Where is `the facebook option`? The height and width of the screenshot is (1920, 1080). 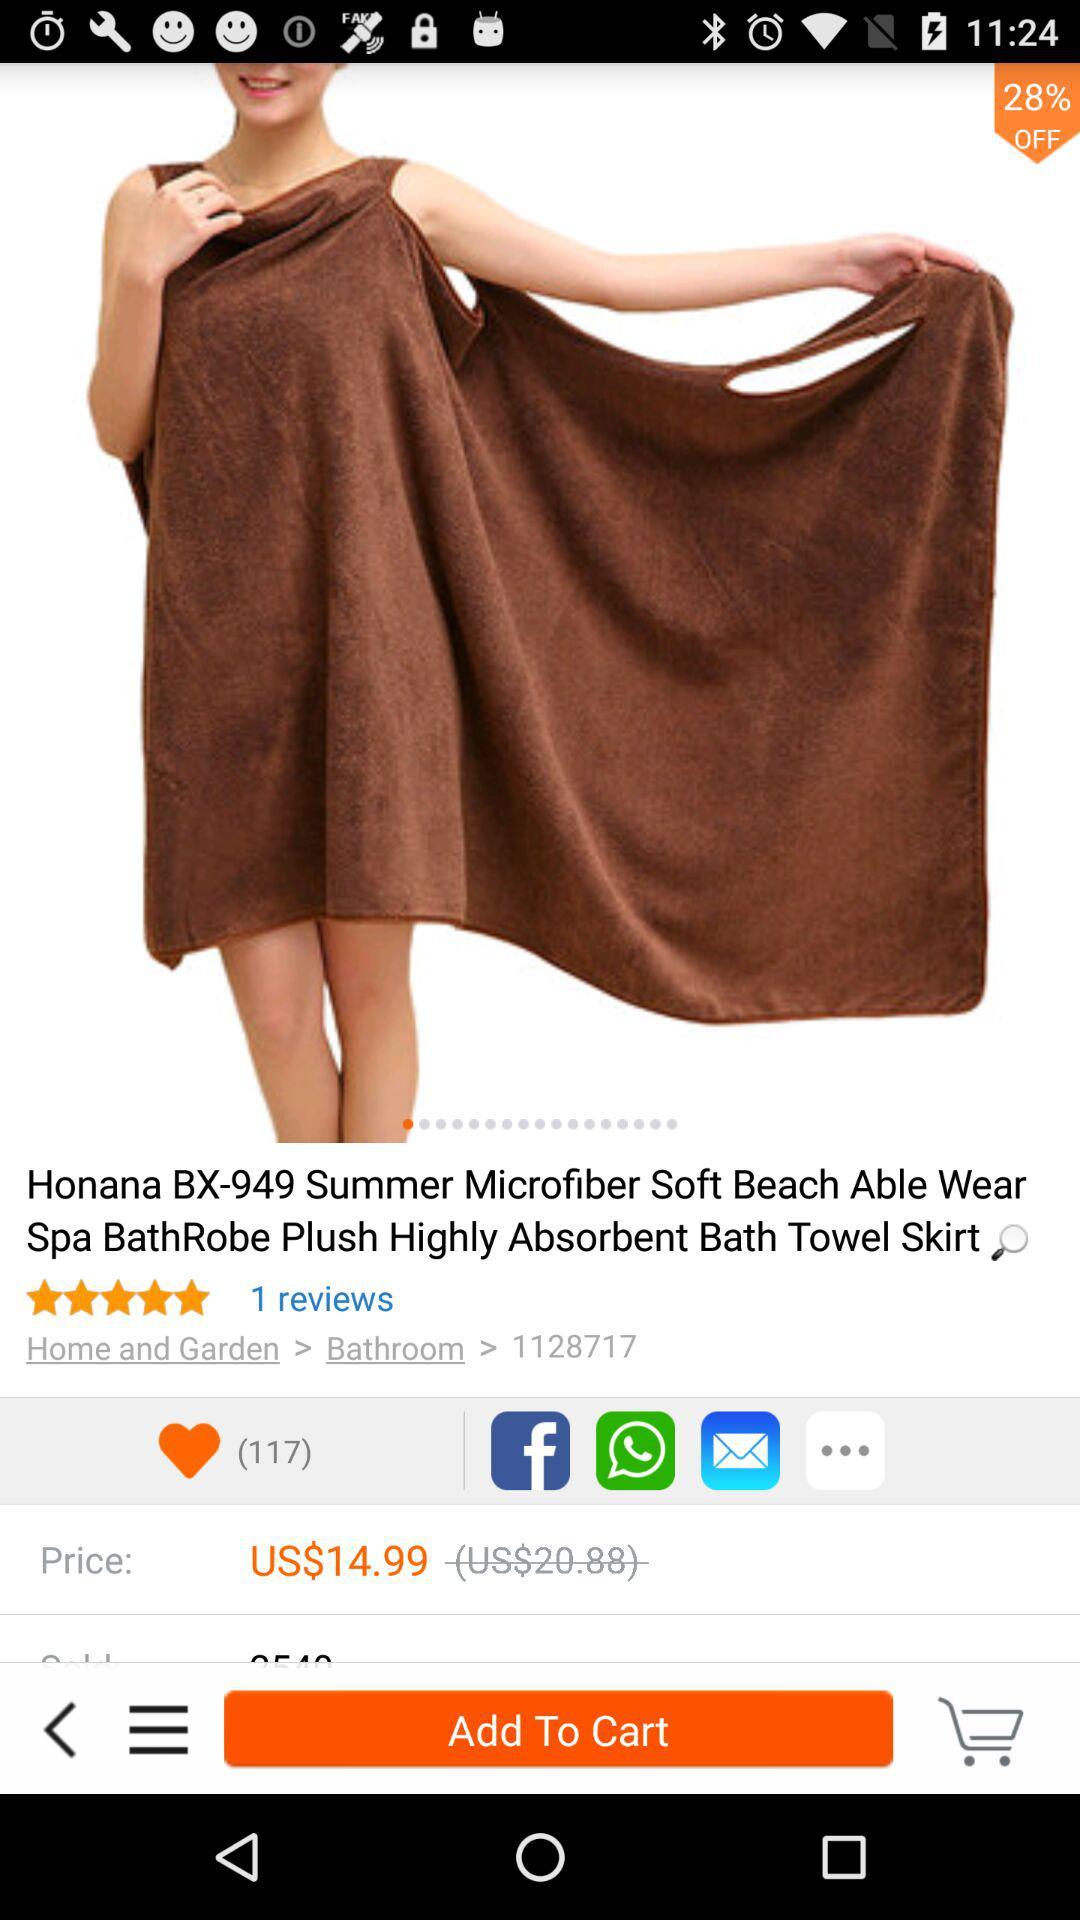
the facebook option is located at coordinates (529, 1450).